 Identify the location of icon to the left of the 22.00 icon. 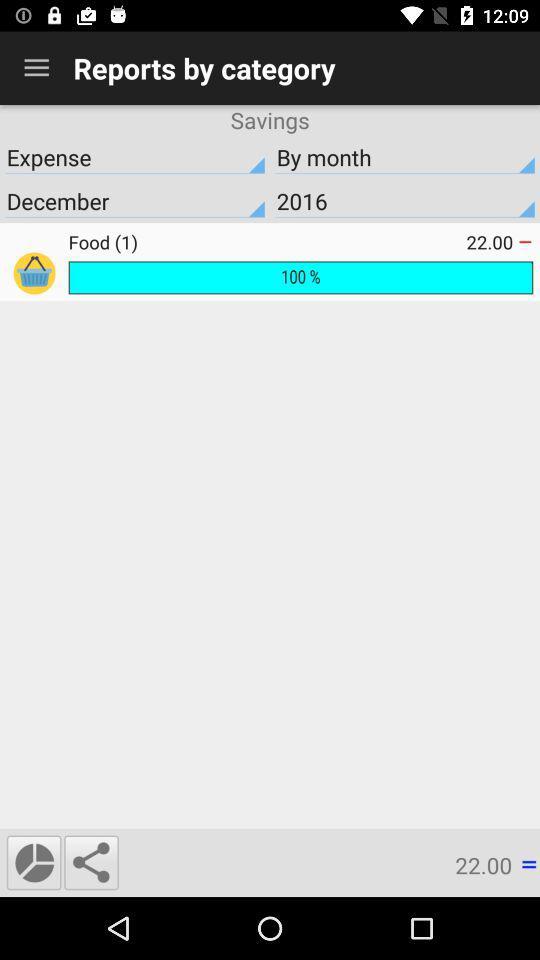
(90, 861).